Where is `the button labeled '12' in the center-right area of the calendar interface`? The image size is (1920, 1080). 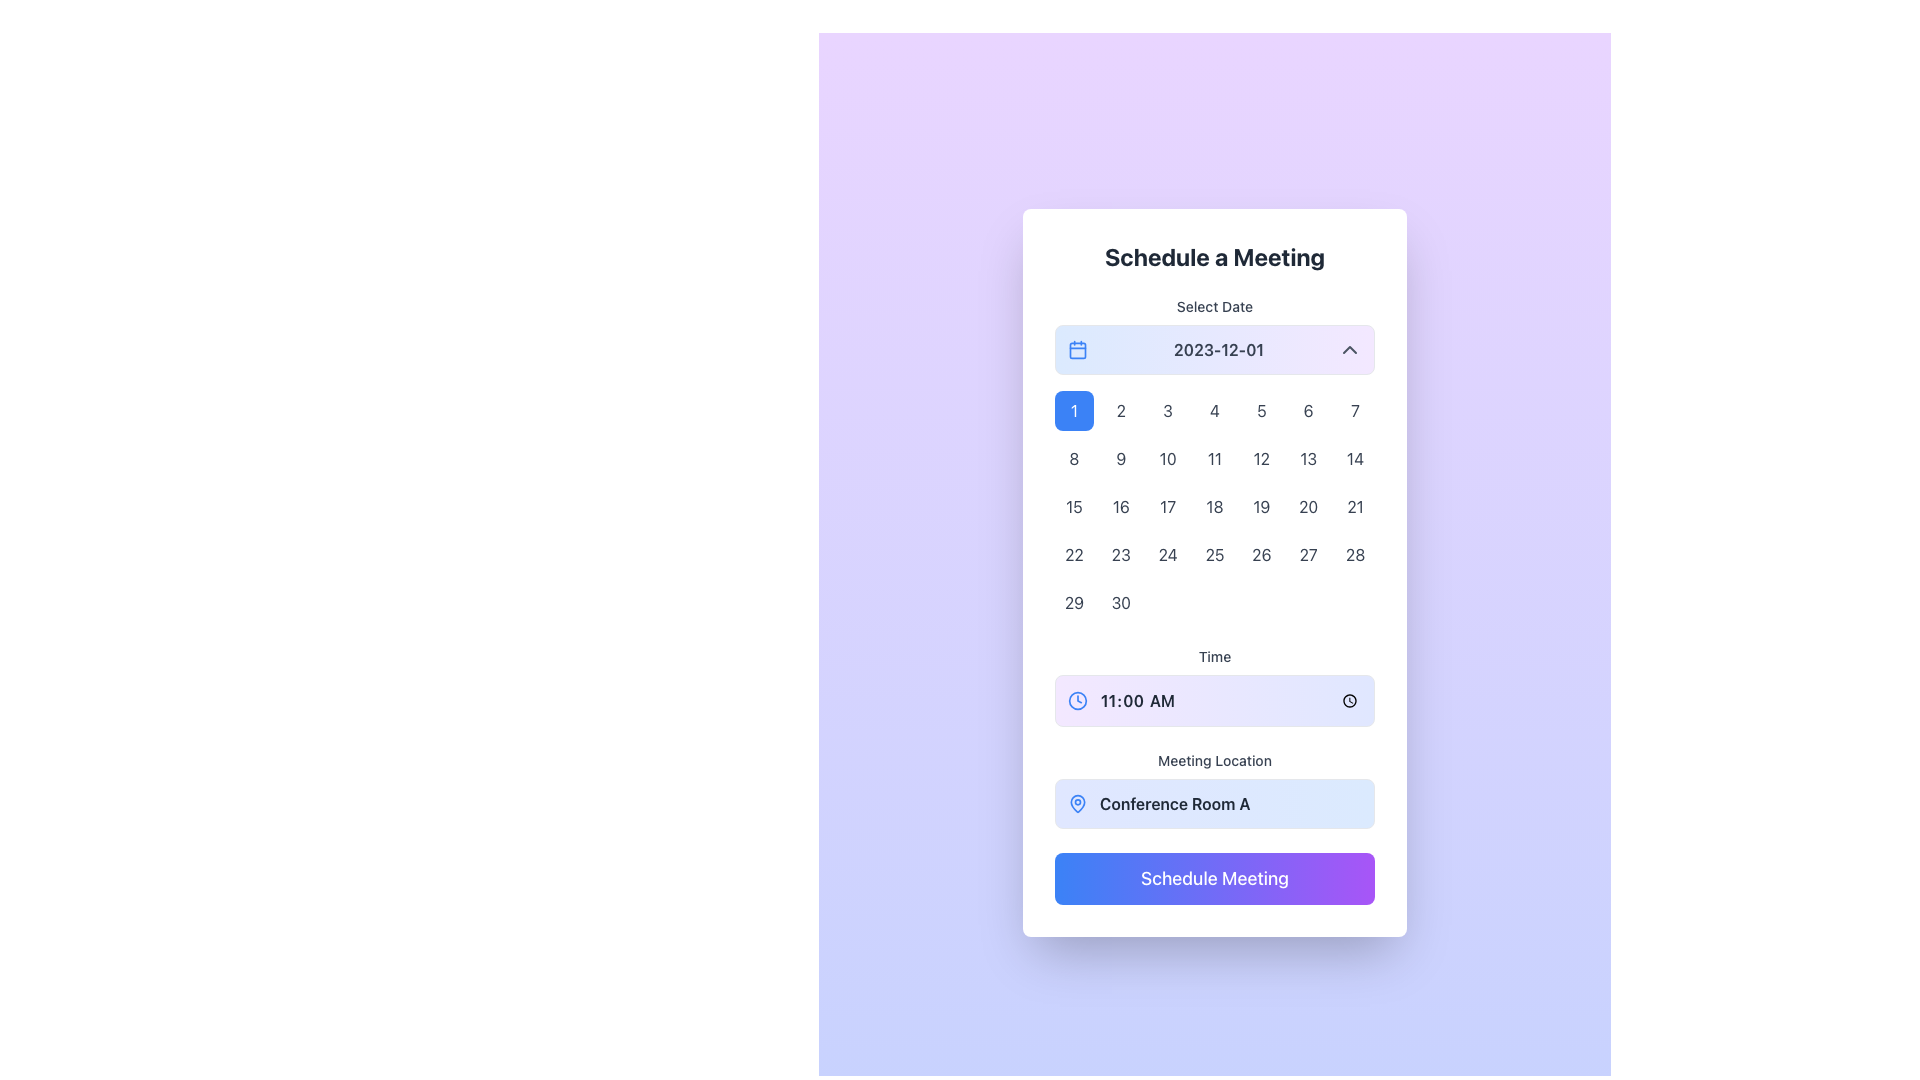
the button labeled '12' in the center-right area of the calendar interface is located at coordinates (1260, 459).